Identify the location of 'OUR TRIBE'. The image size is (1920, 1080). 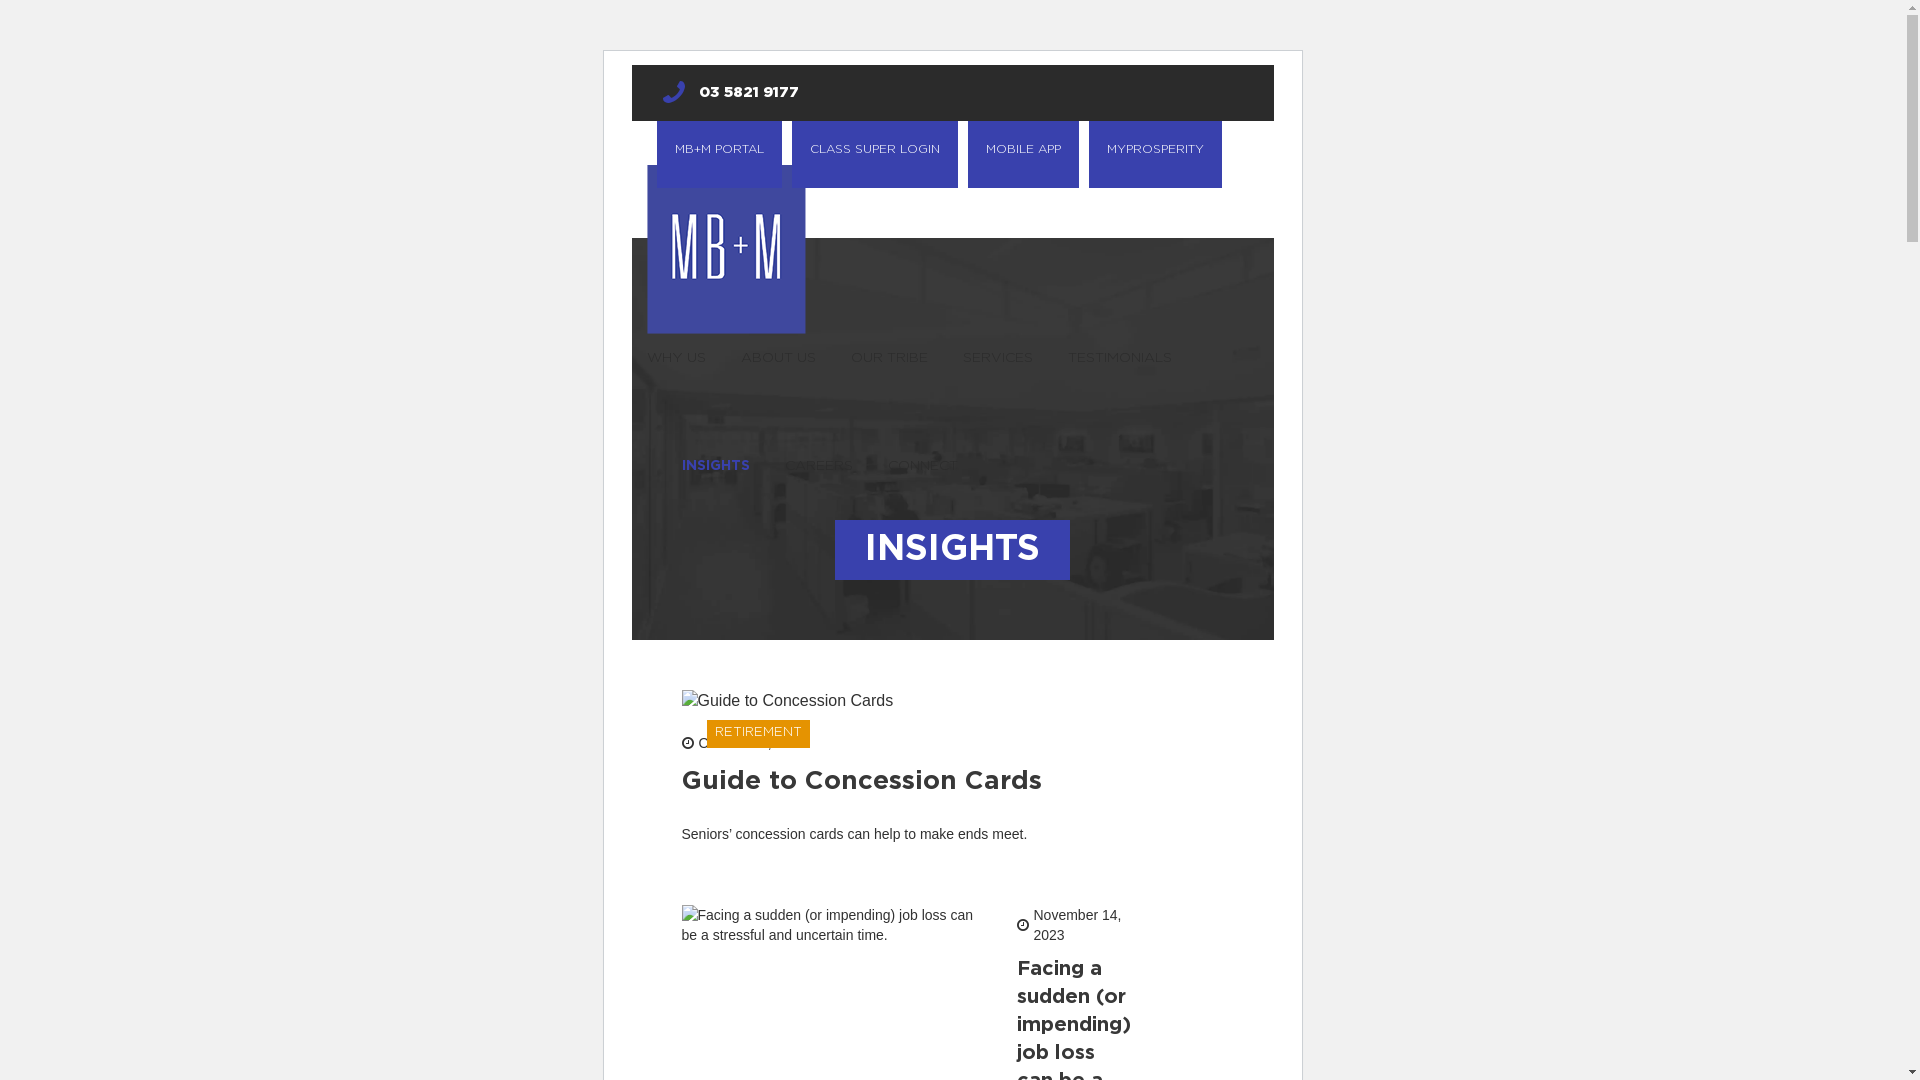
(849, 357).